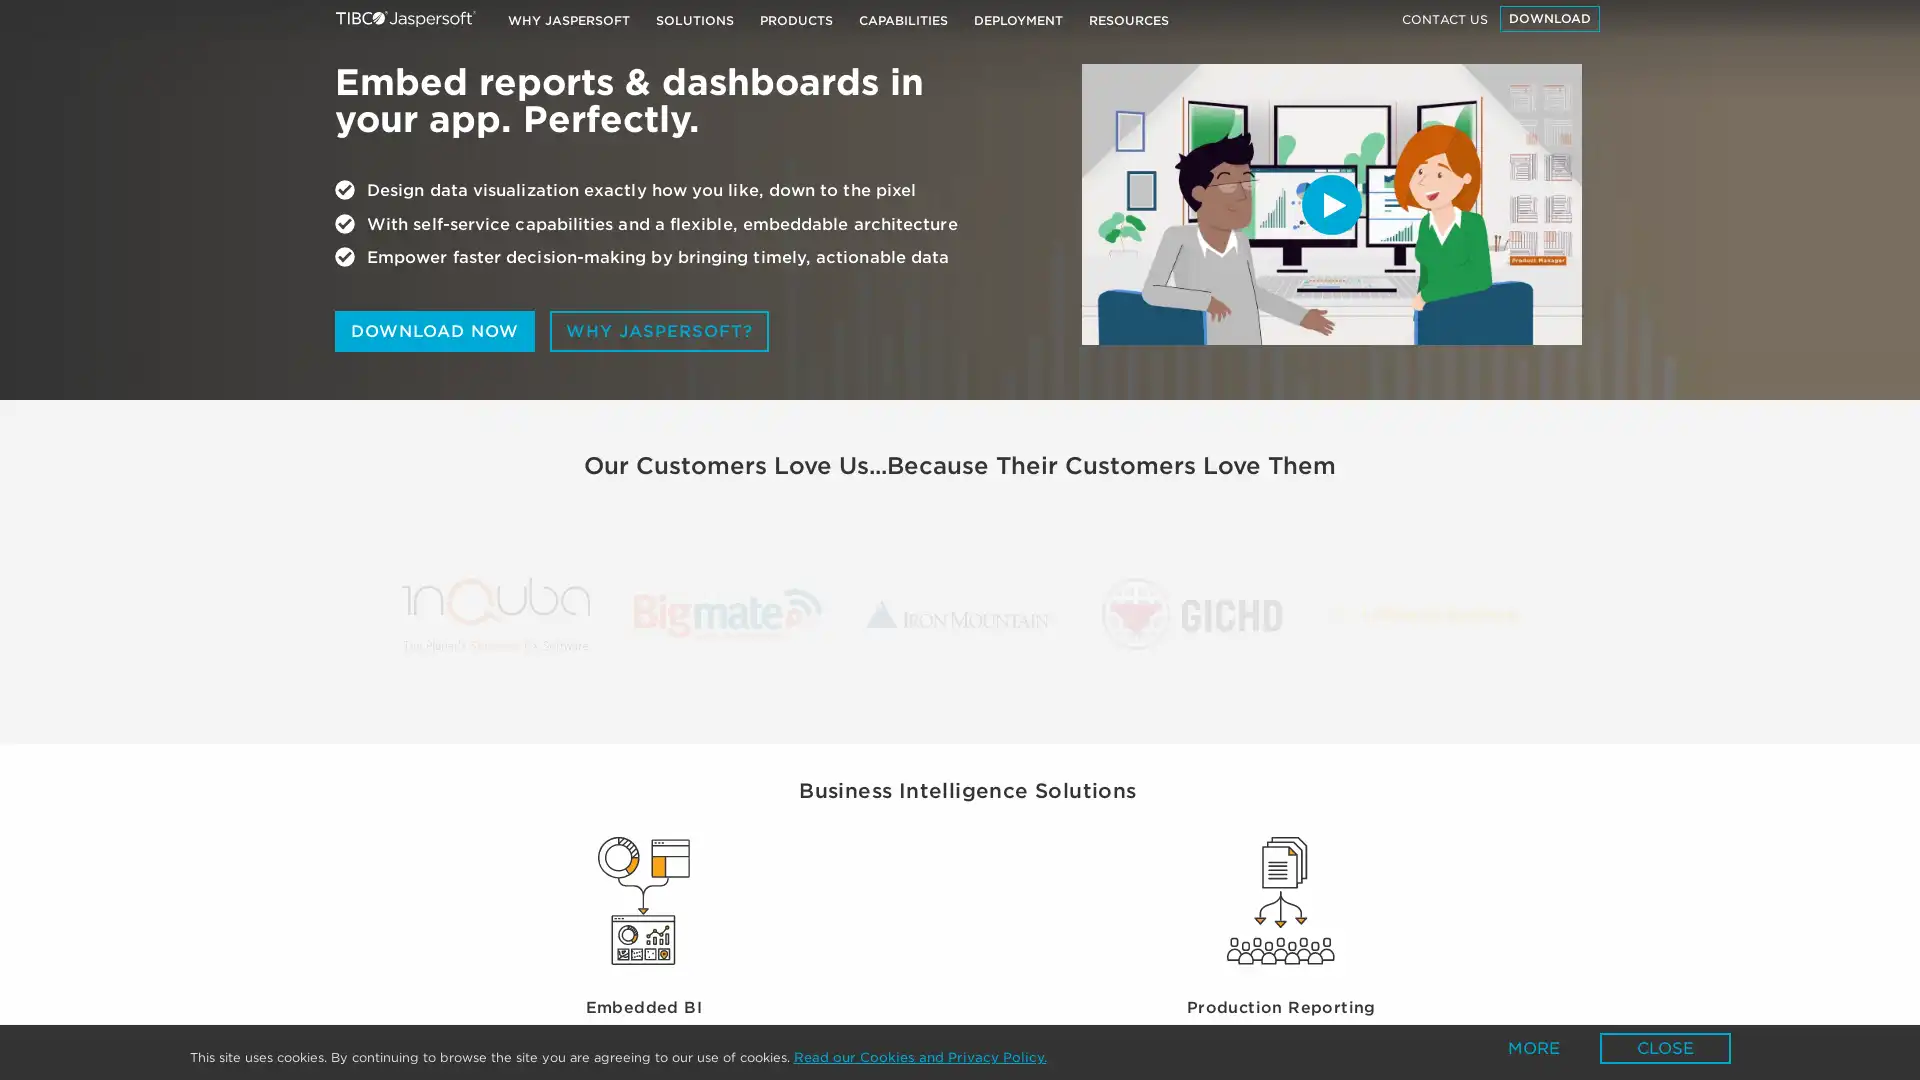  What do you see at coordinates (1664, 1047) in the screenshot?
I see `CLOSE` at bounding box center [1664, 1047].